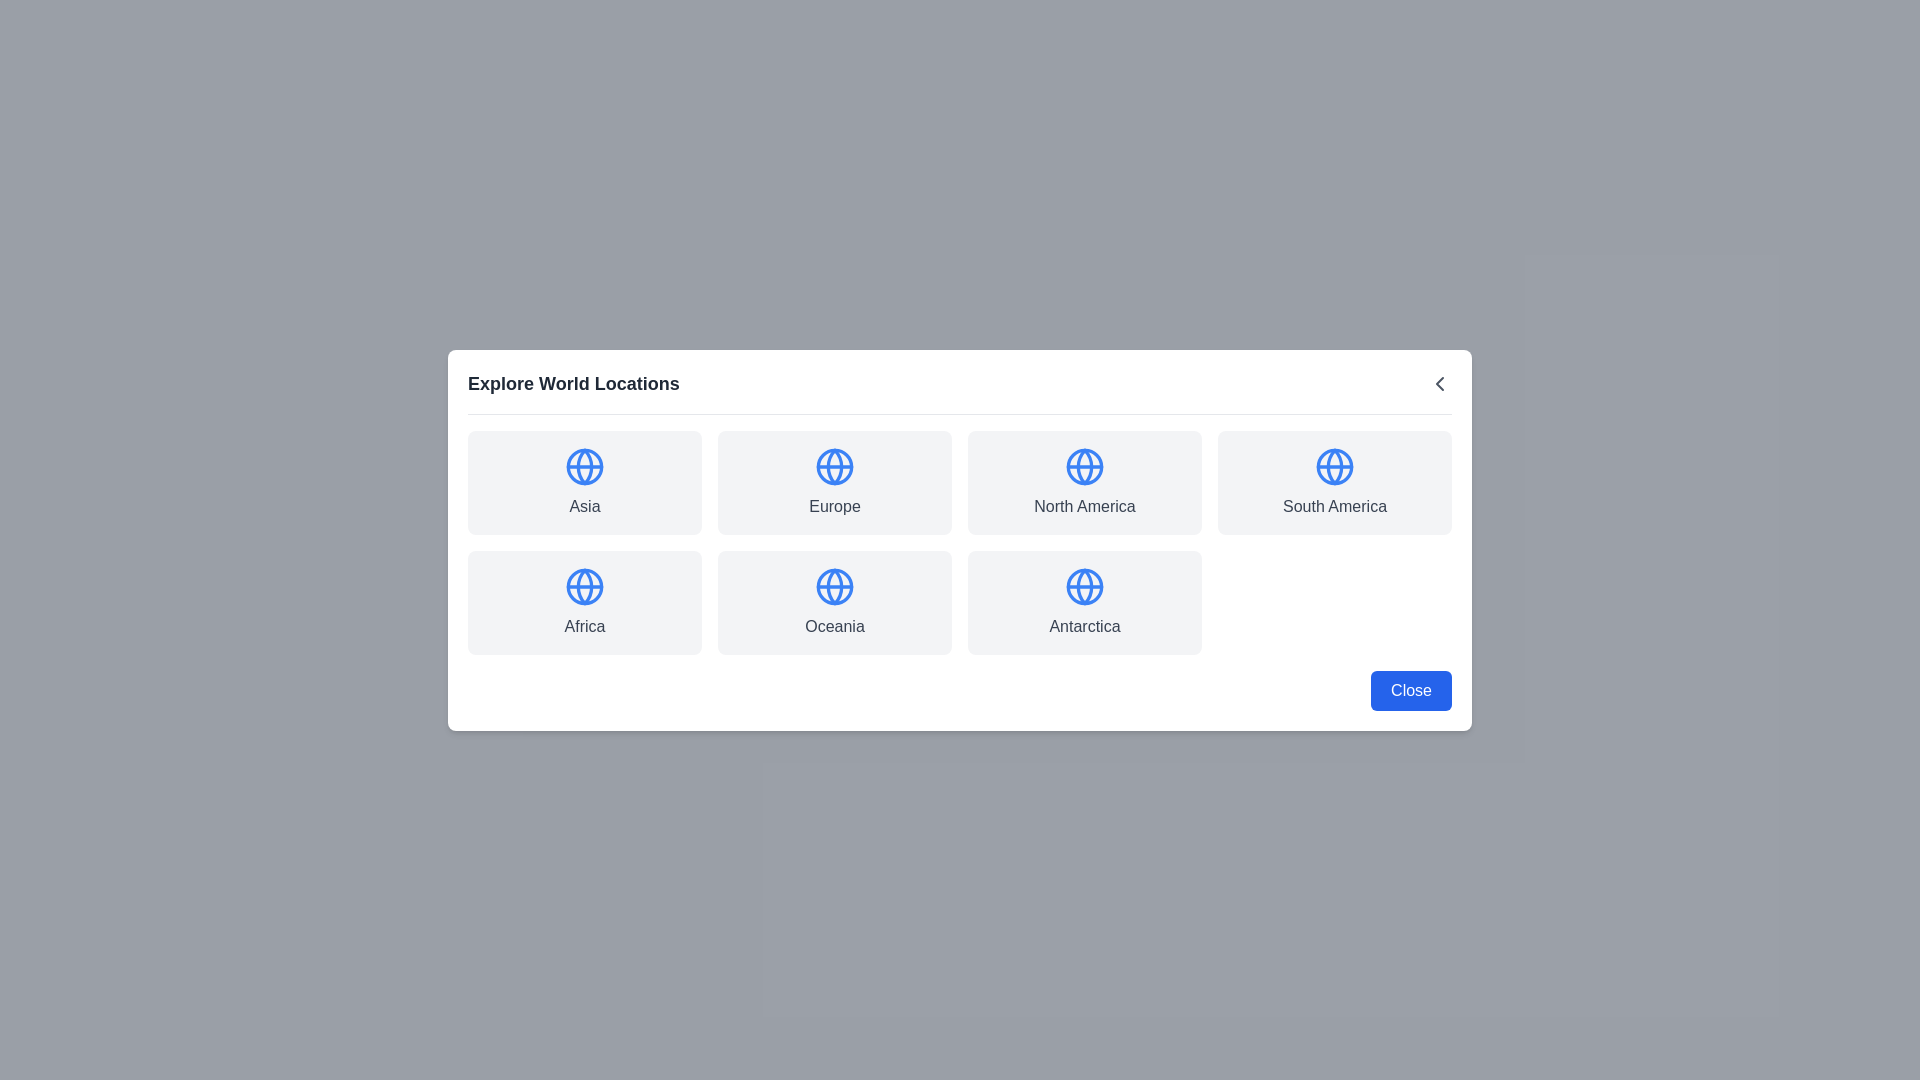  I want to click on the location Europe, so click(835, 482).